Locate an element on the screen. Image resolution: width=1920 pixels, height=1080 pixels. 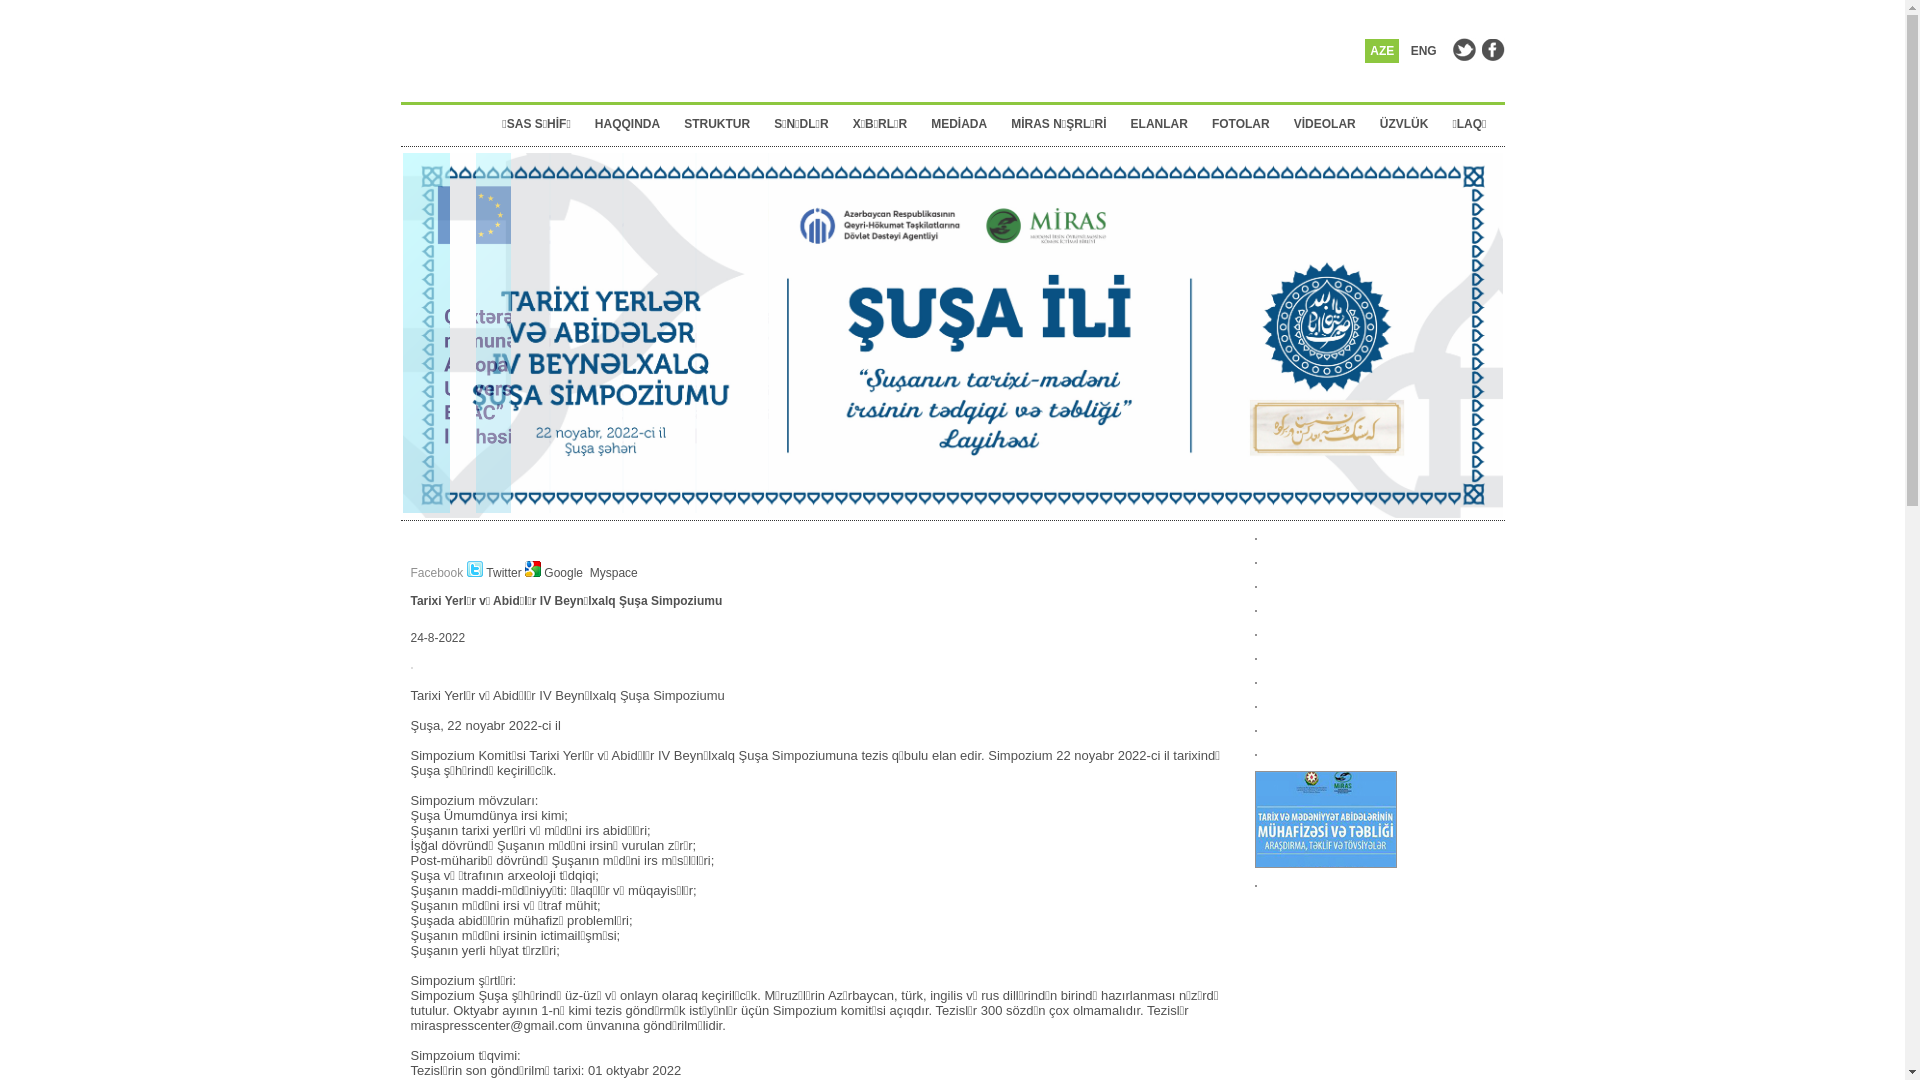
'Next' is located at coordinates (1487, 468).